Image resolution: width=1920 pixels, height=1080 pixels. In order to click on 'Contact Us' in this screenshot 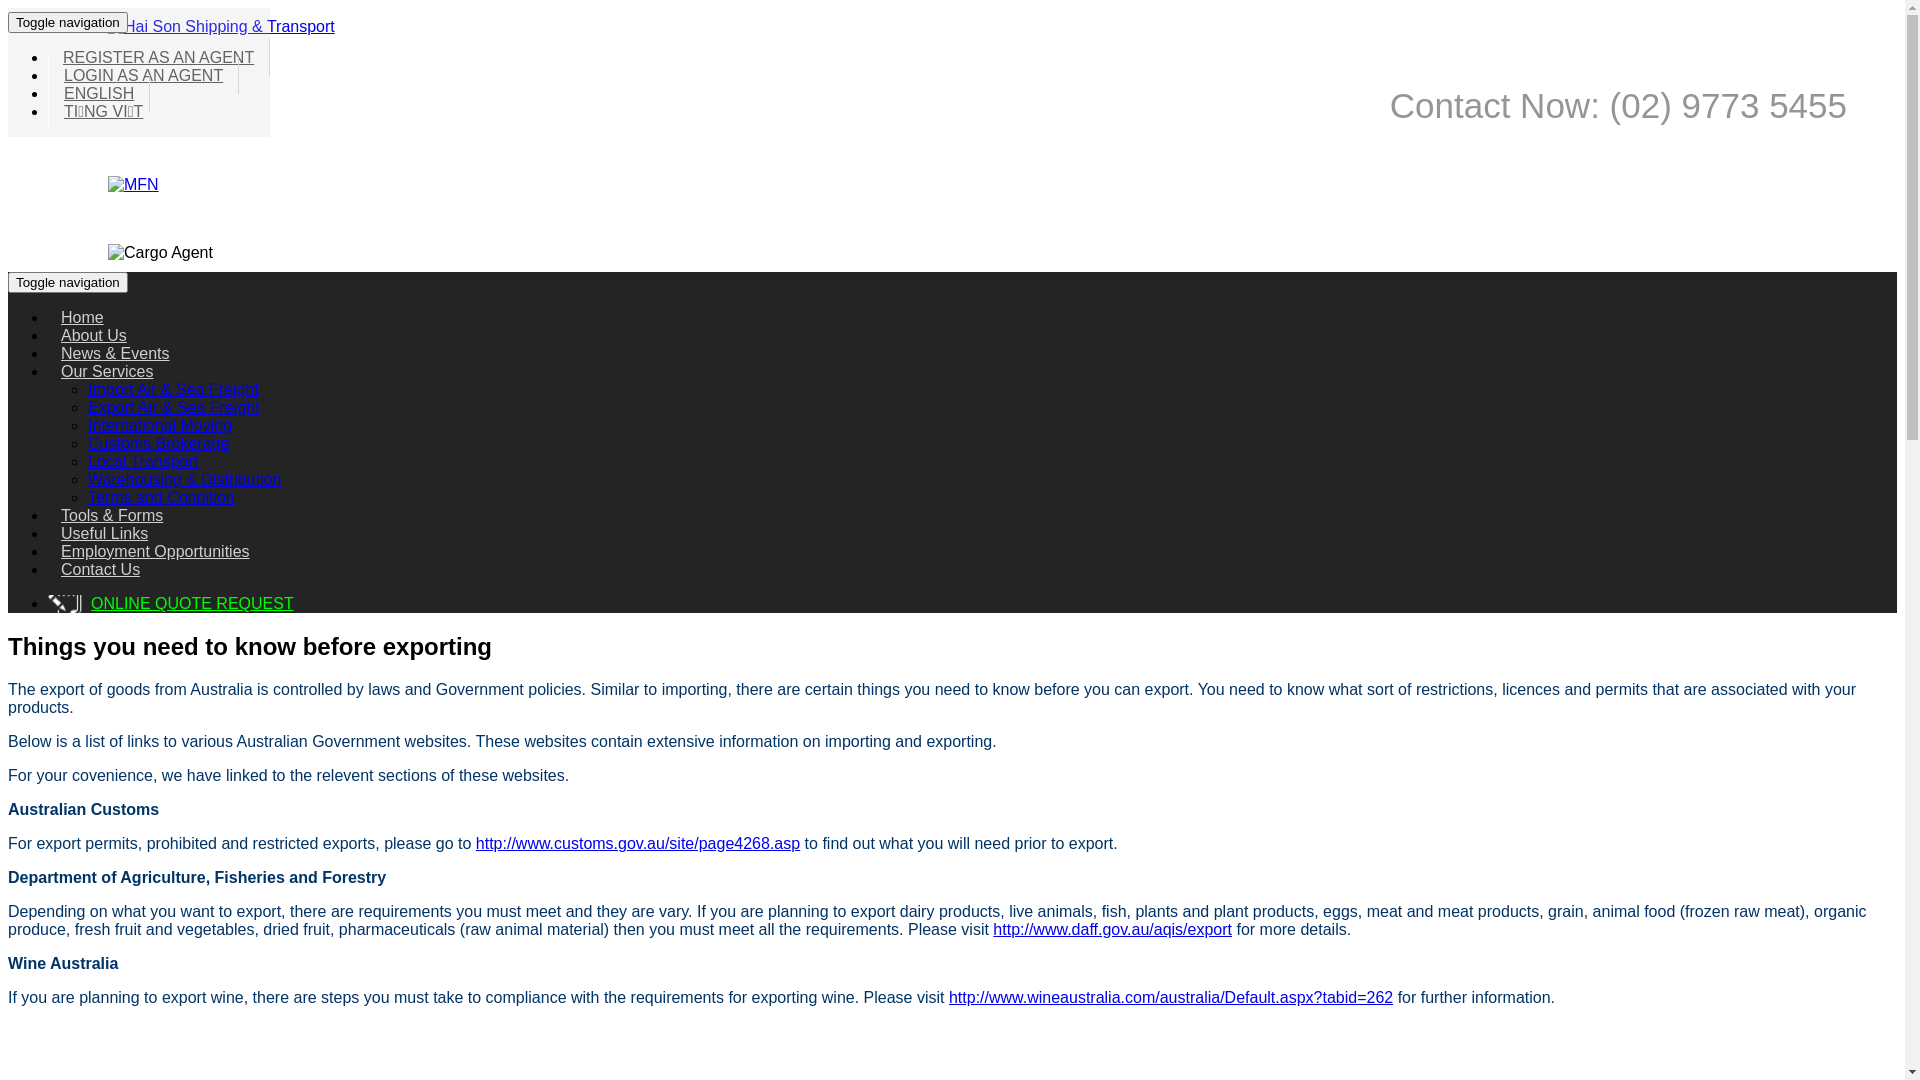, I will do `click(99, 569)`.